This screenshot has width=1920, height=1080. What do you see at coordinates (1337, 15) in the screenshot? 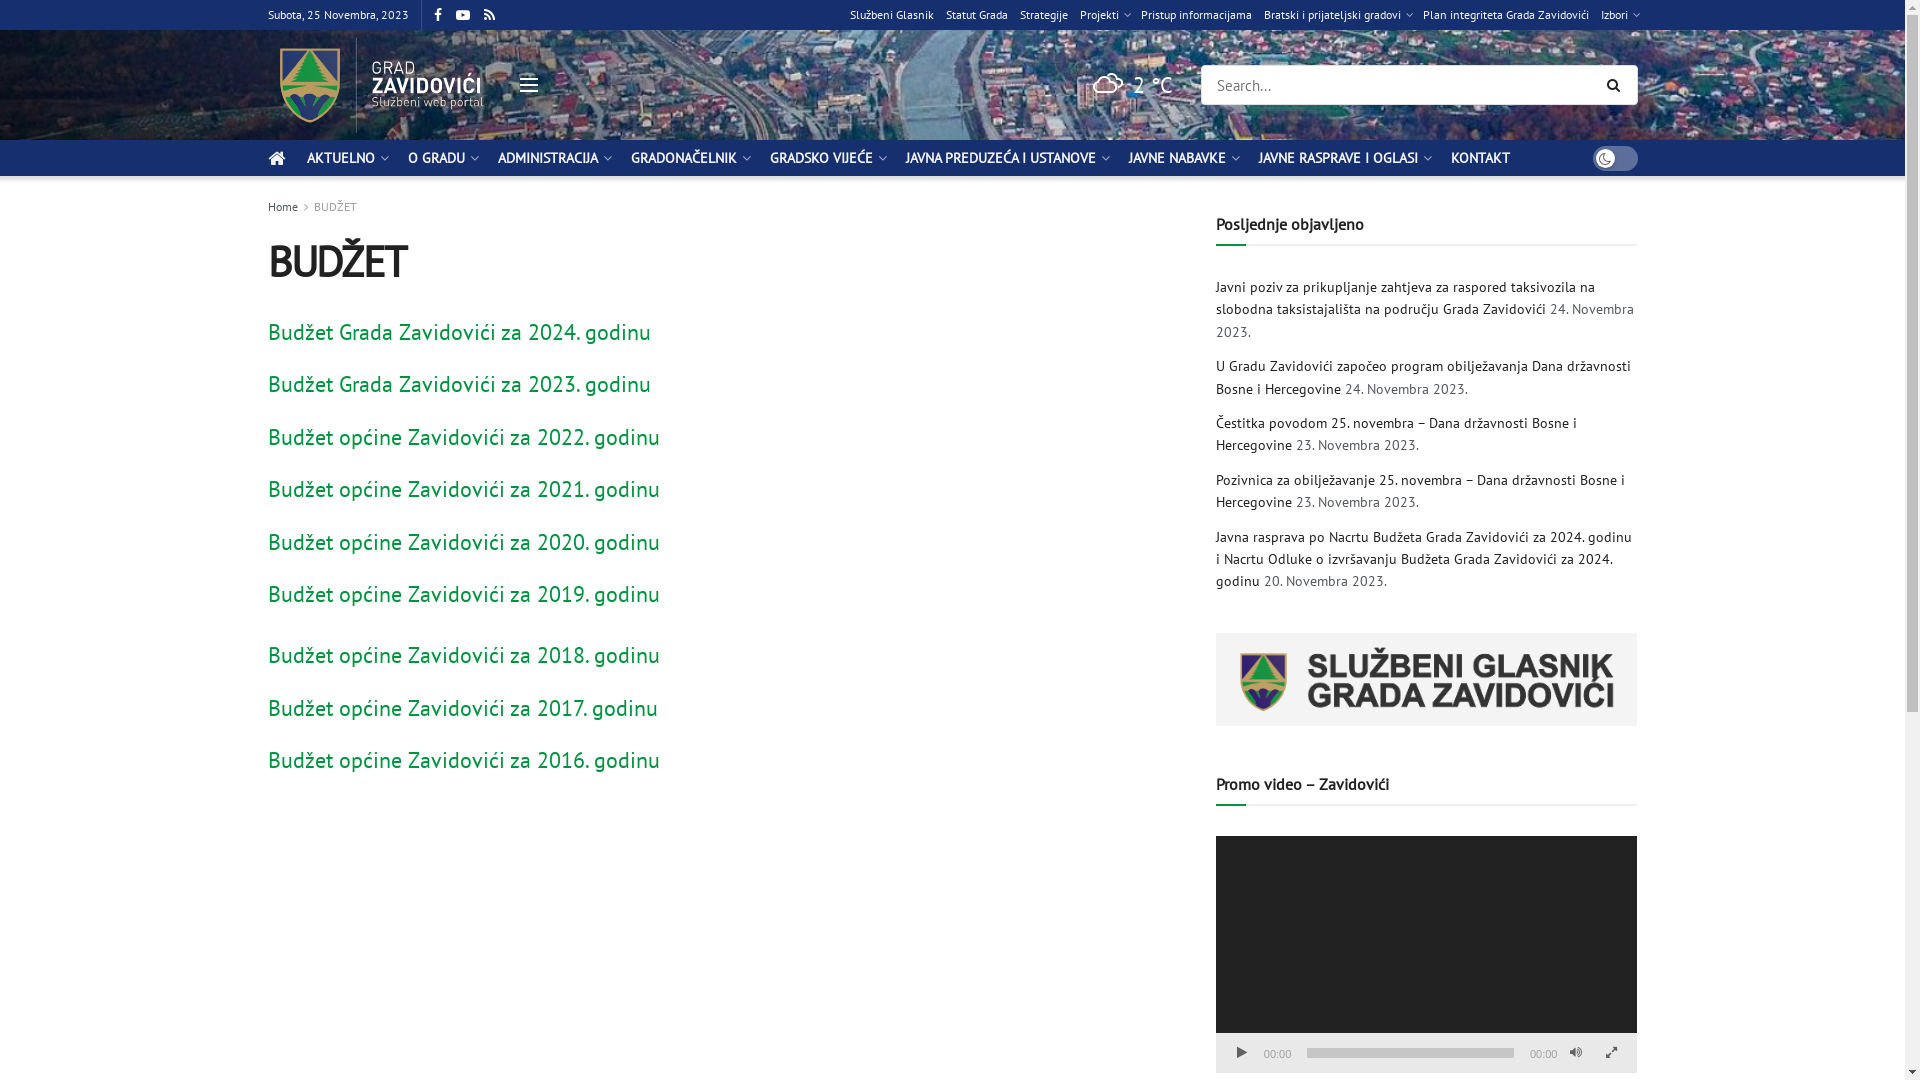
I see `'Bratski i prijateljski gradovi'` at bounding box center [1337, 15].